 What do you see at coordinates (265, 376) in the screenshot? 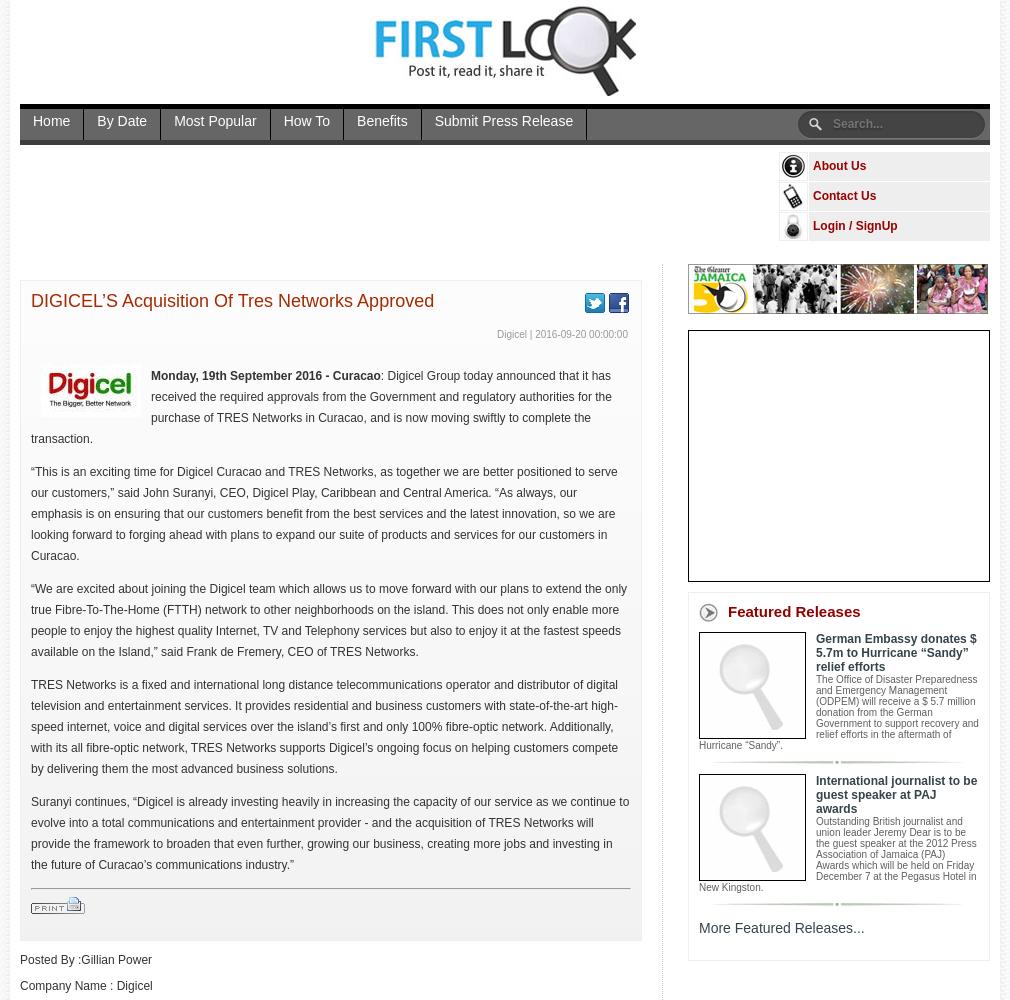
I see `'Monday, 19th September 2016 - Curacao'` at bounding box center [265, 376].